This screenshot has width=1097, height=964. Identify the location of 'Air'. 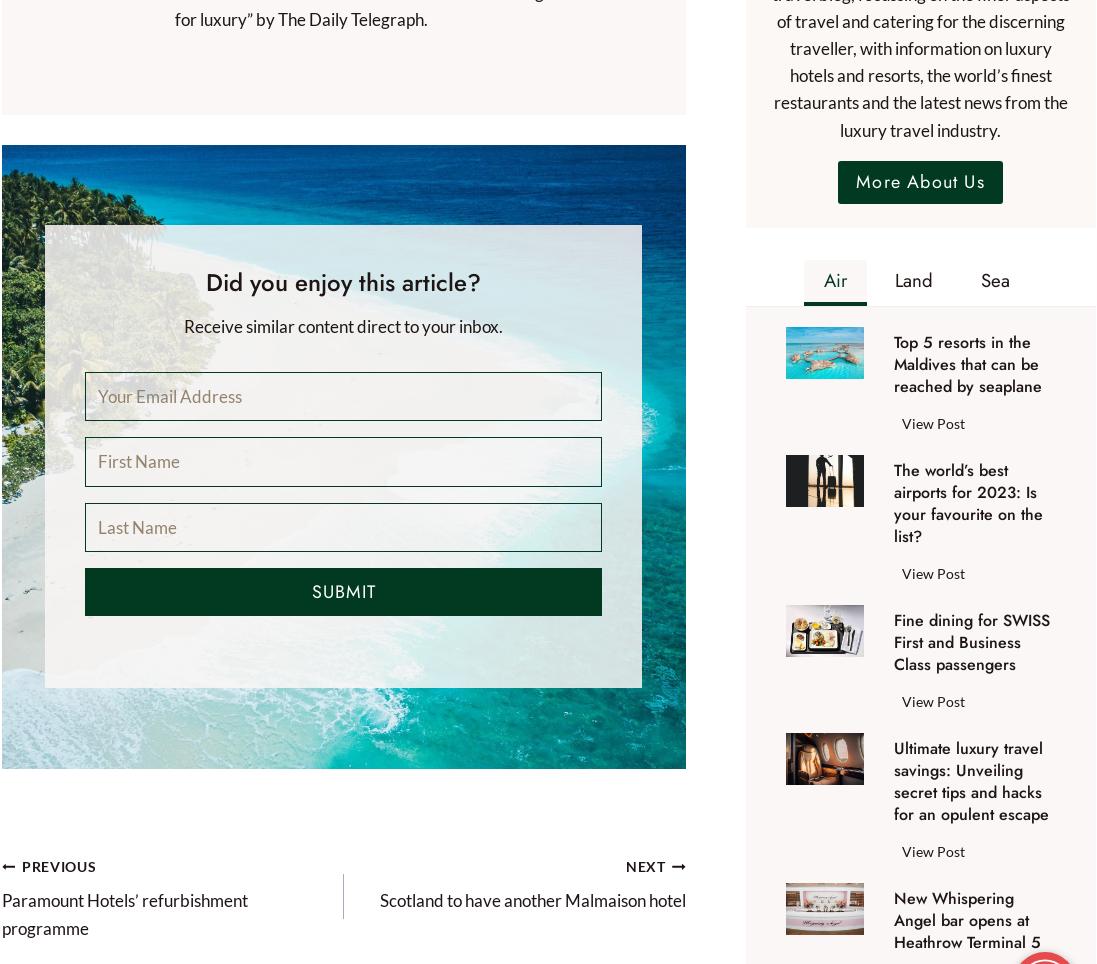
(834, 278).